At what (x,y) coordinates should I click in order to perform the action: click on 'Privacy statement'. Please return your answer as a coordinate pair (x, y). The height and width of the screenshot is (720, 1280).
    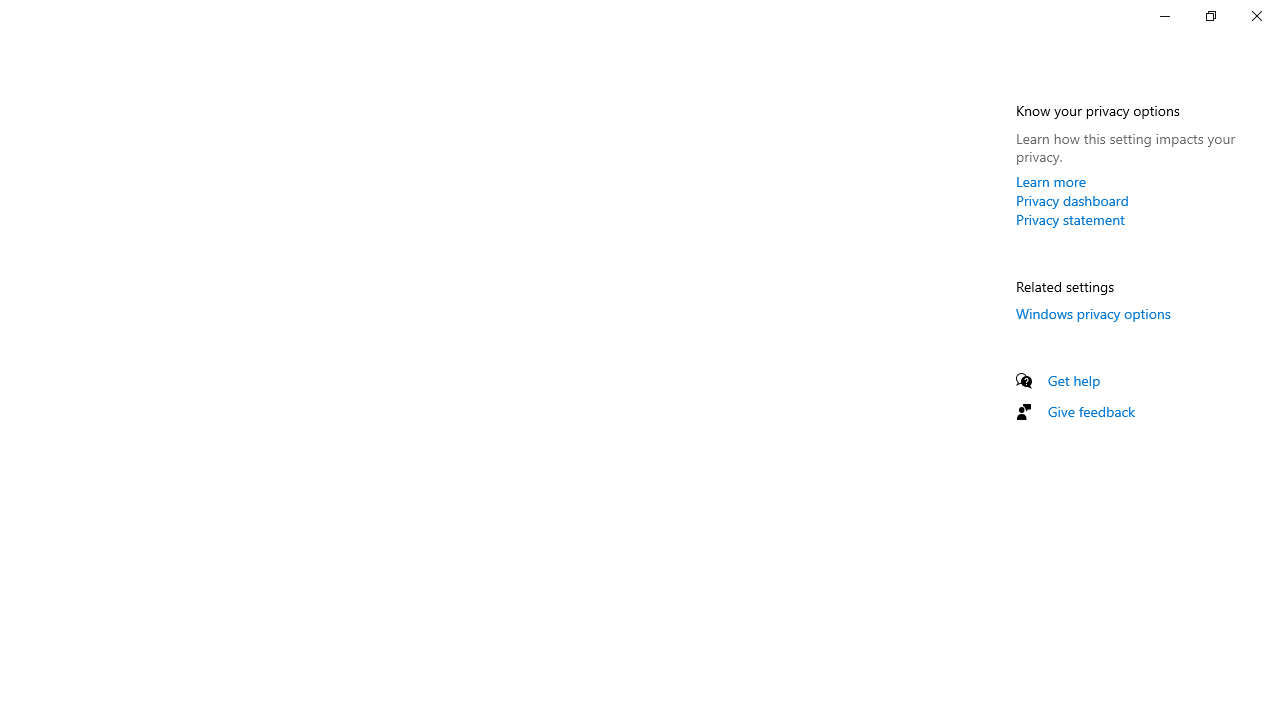
    Looking at the image, I should click on (1069, 219).